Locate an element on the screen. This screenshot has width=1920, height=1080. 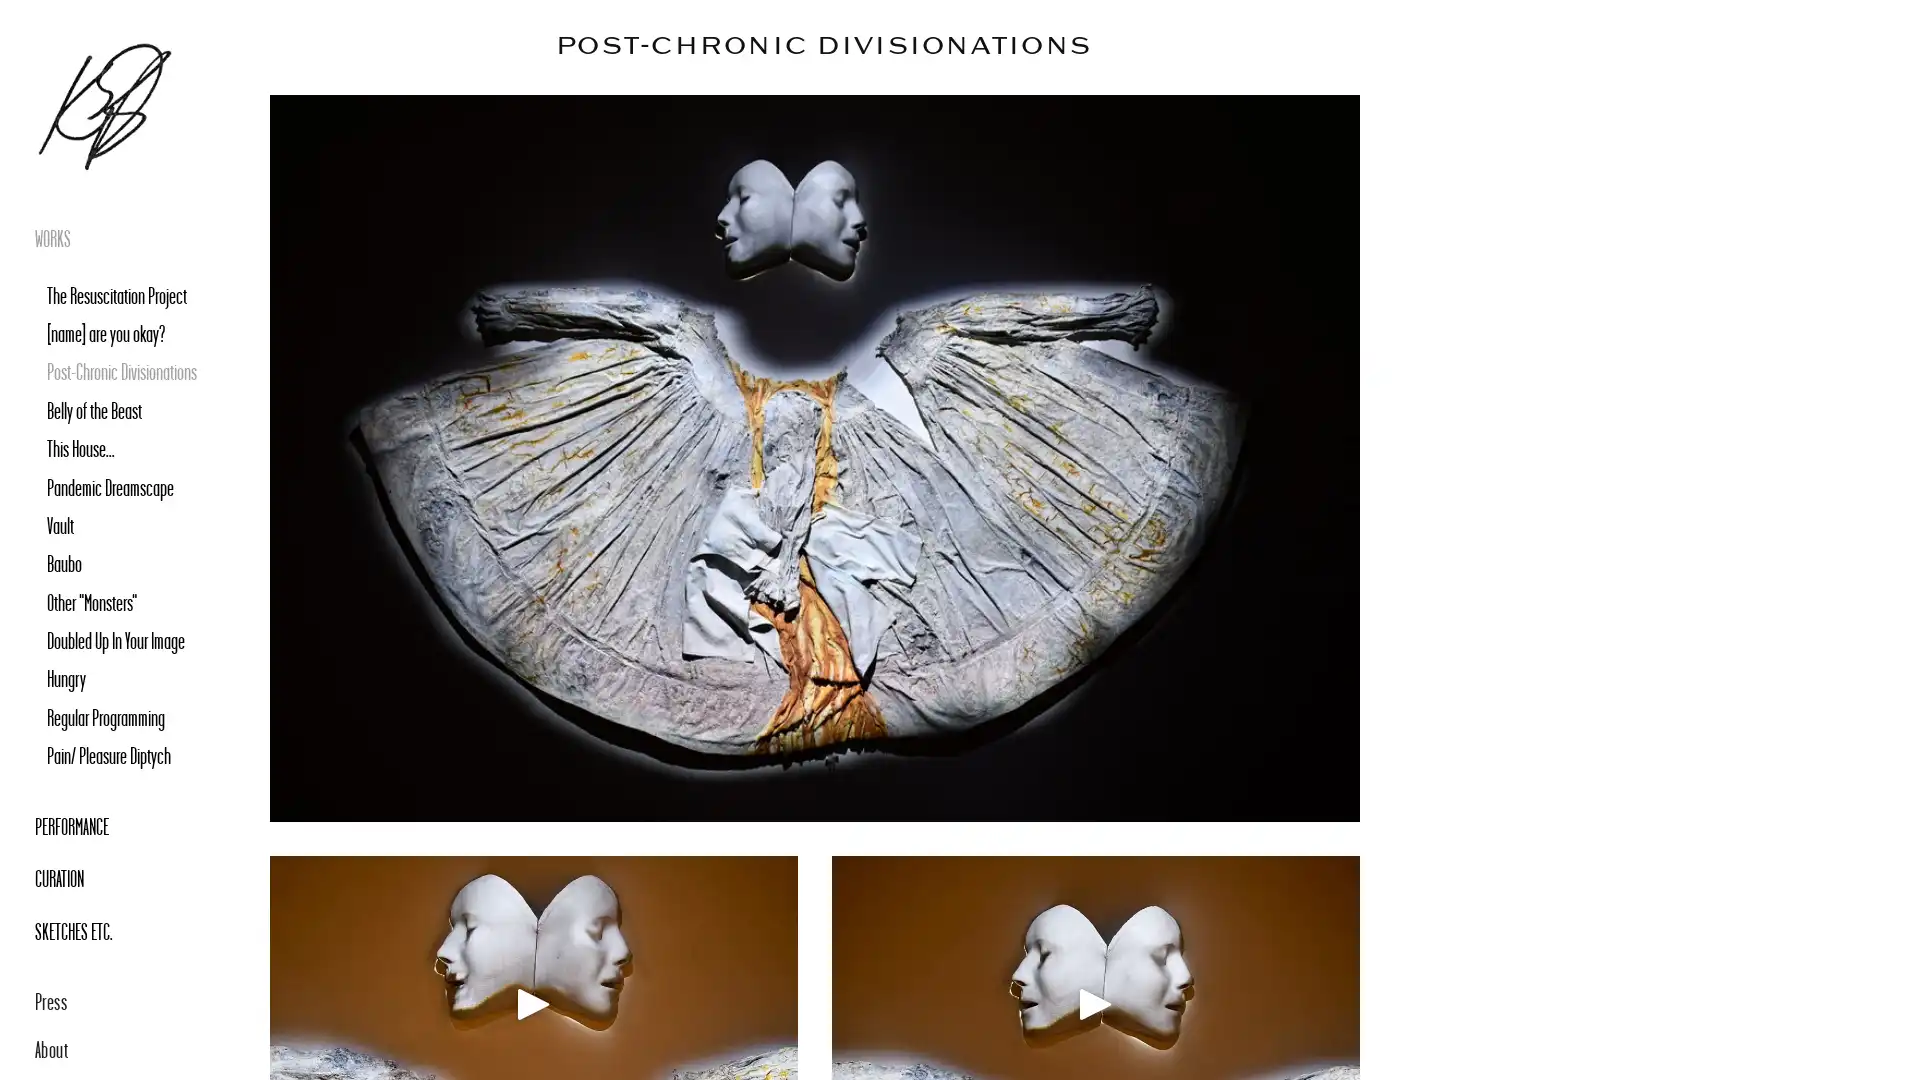
Play is located at coordinates (533, 1003).